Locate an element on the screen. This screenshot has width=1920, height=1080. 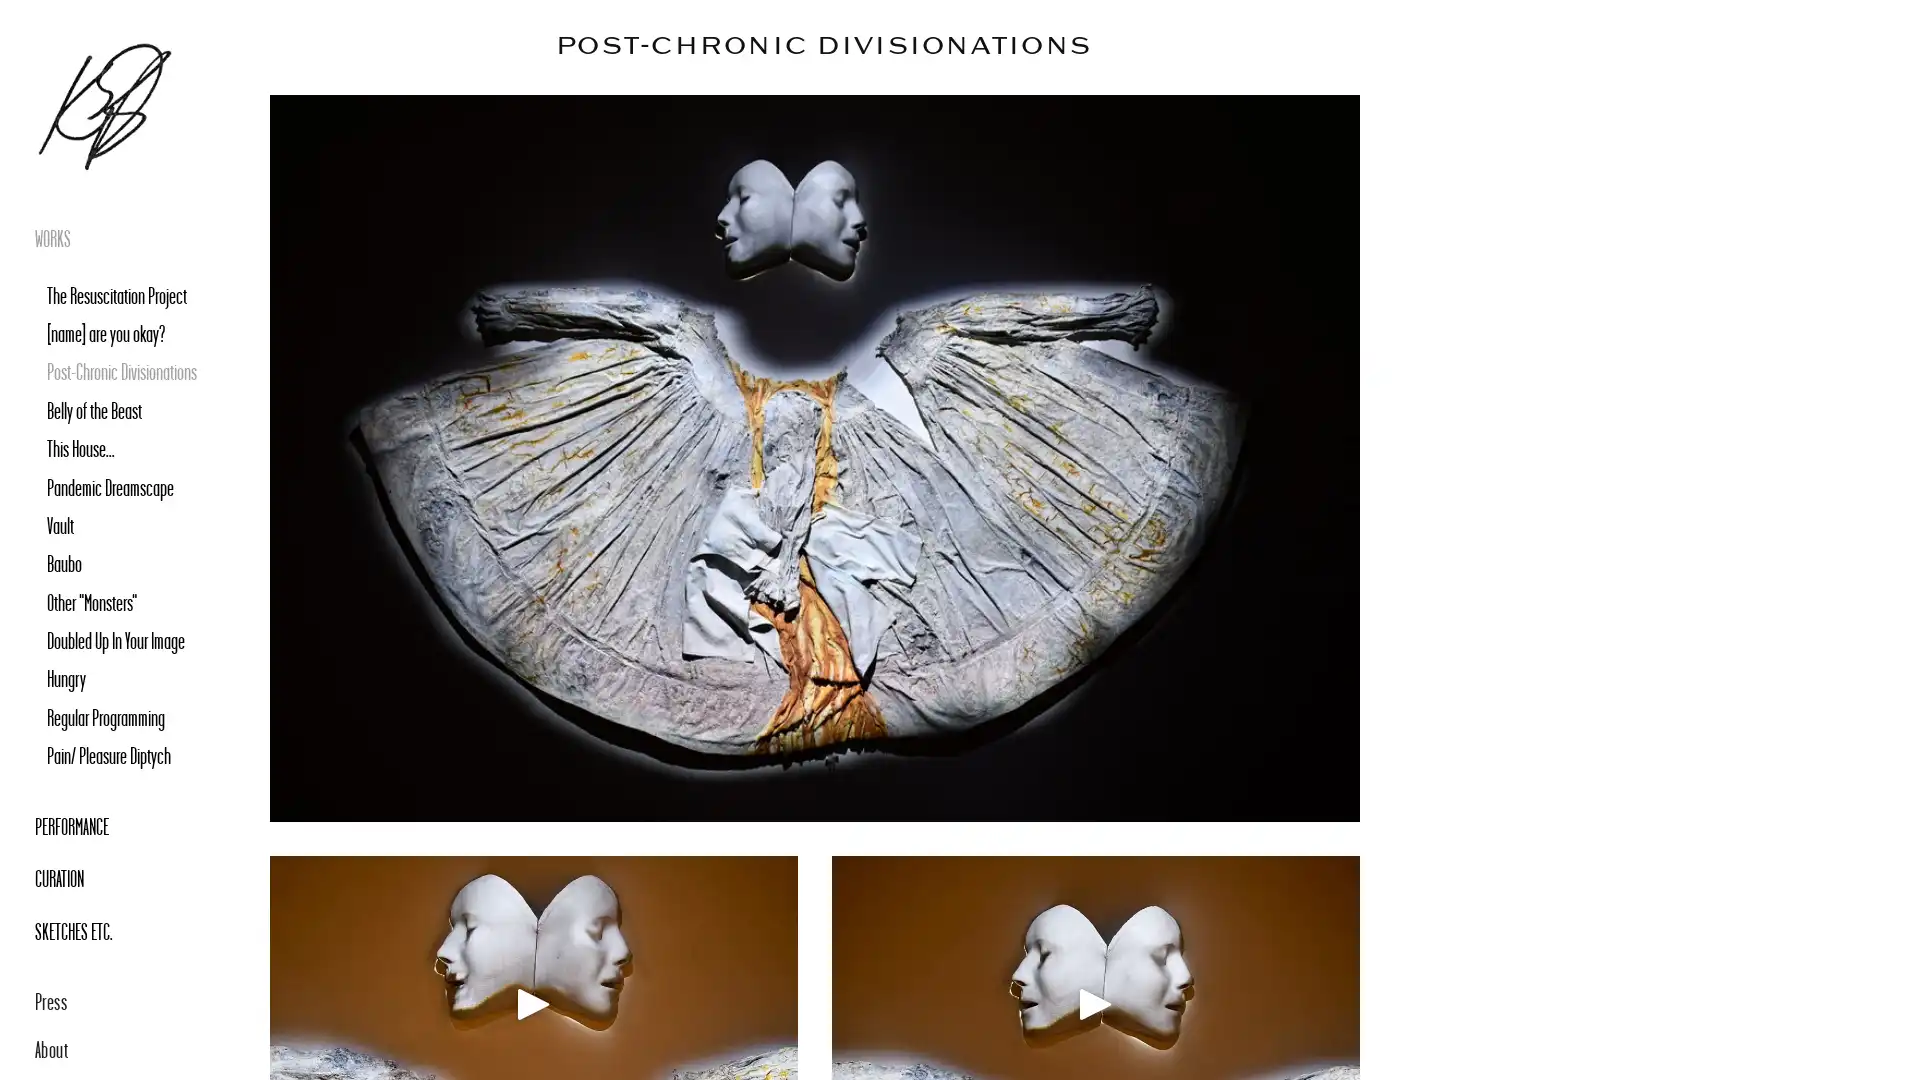
Play is located at coordinates (533, 1003).